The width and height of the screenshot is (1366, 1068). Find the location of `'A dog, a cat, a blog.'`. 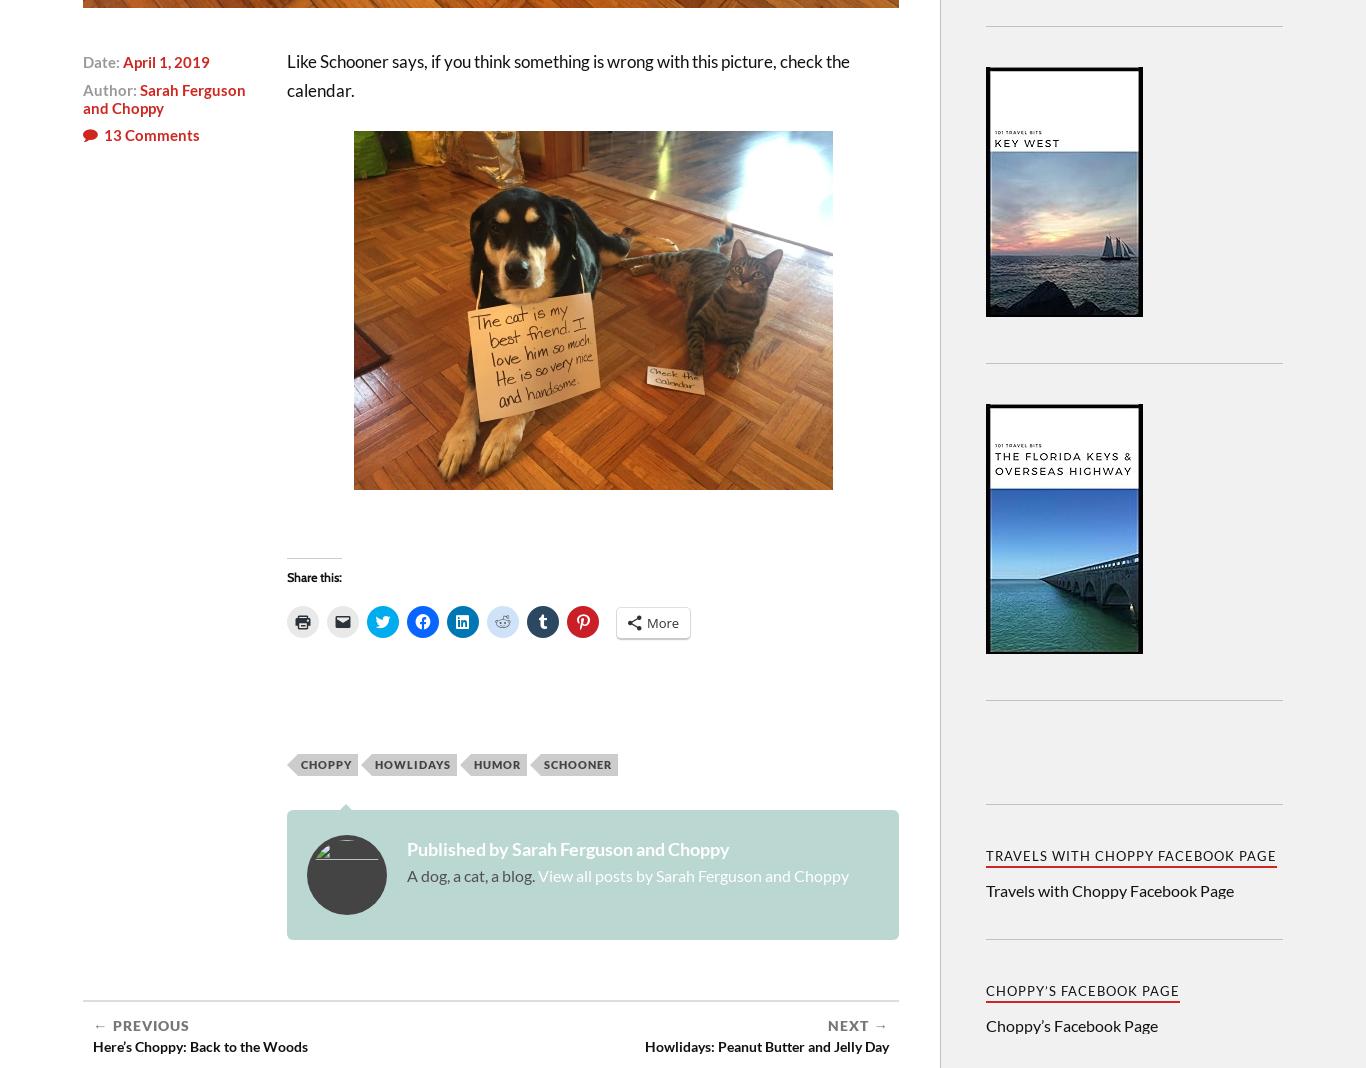

'A dog, a cat, a blog.' is located at coordinates (472, 874).